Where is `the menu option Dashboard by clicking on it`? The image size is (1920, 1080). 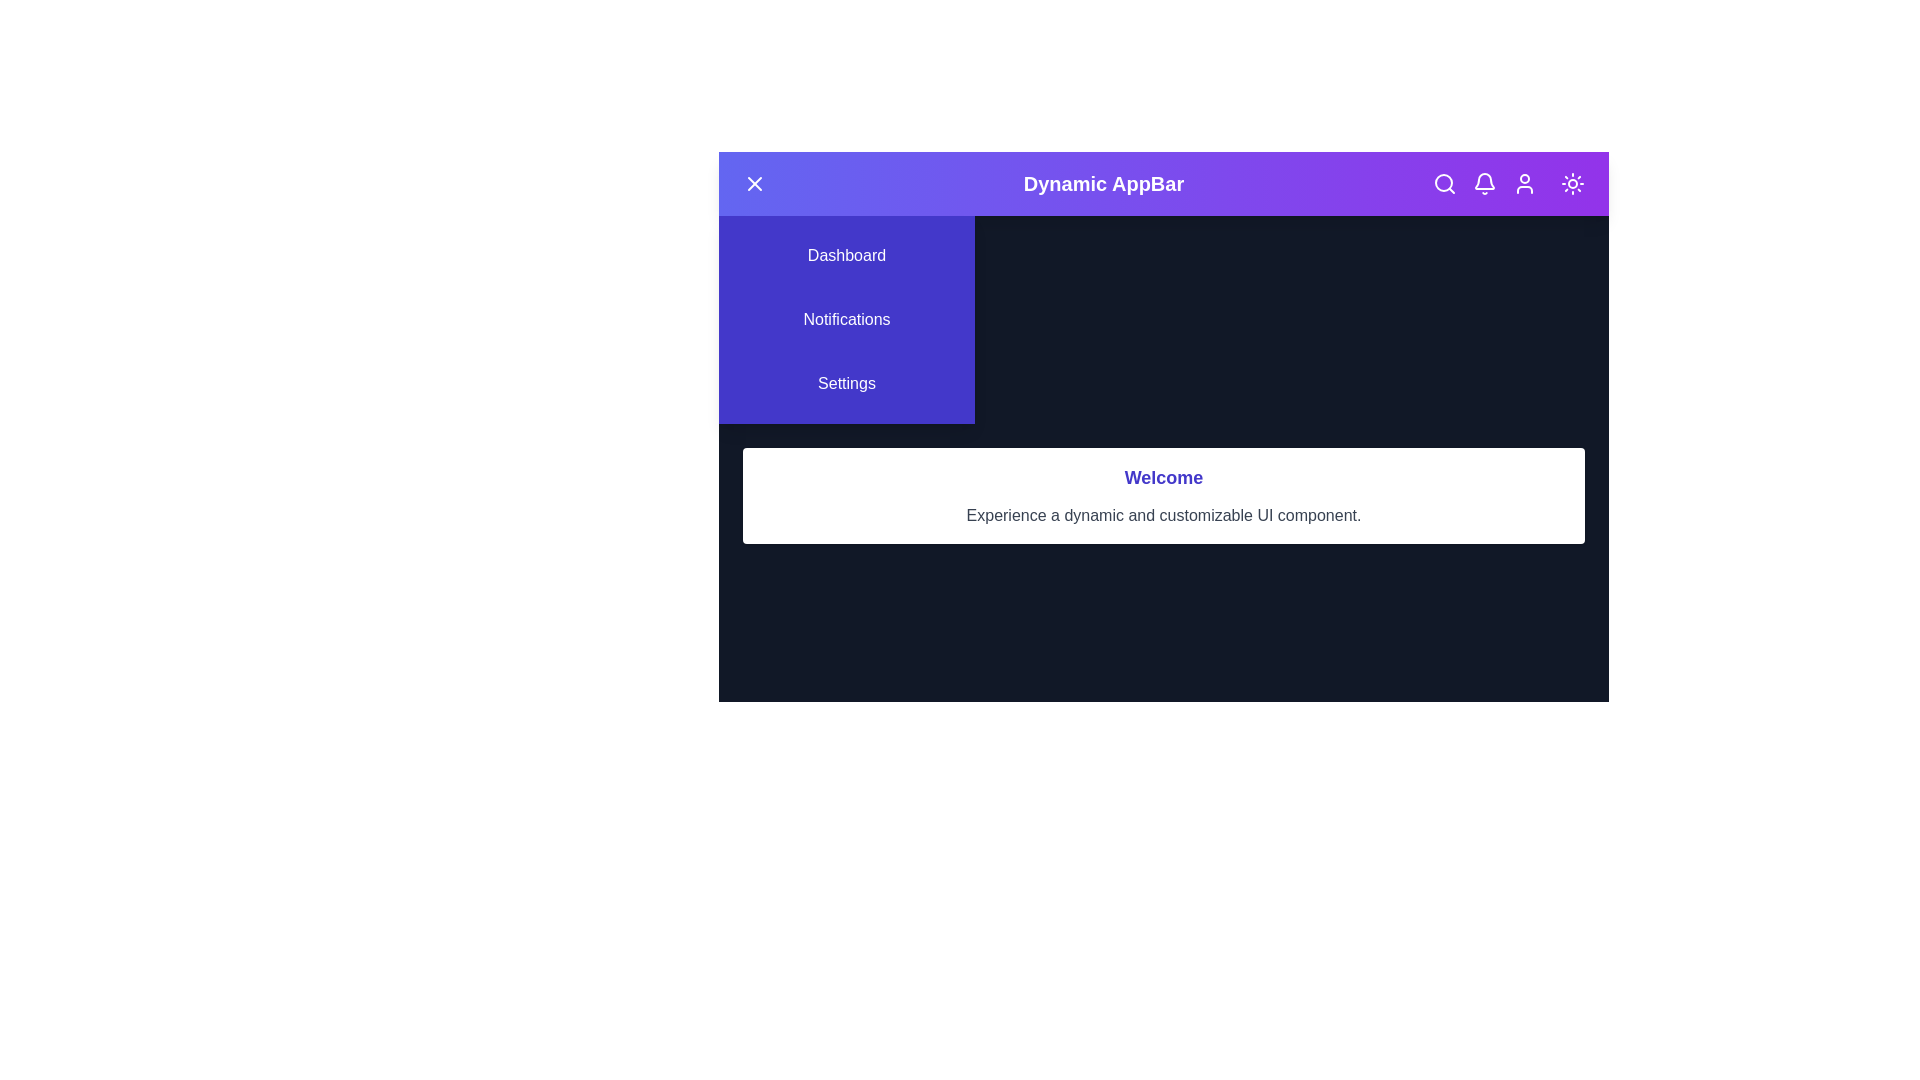 the menu option Dashboard by clicking on it is located at coordinates (846, 254).